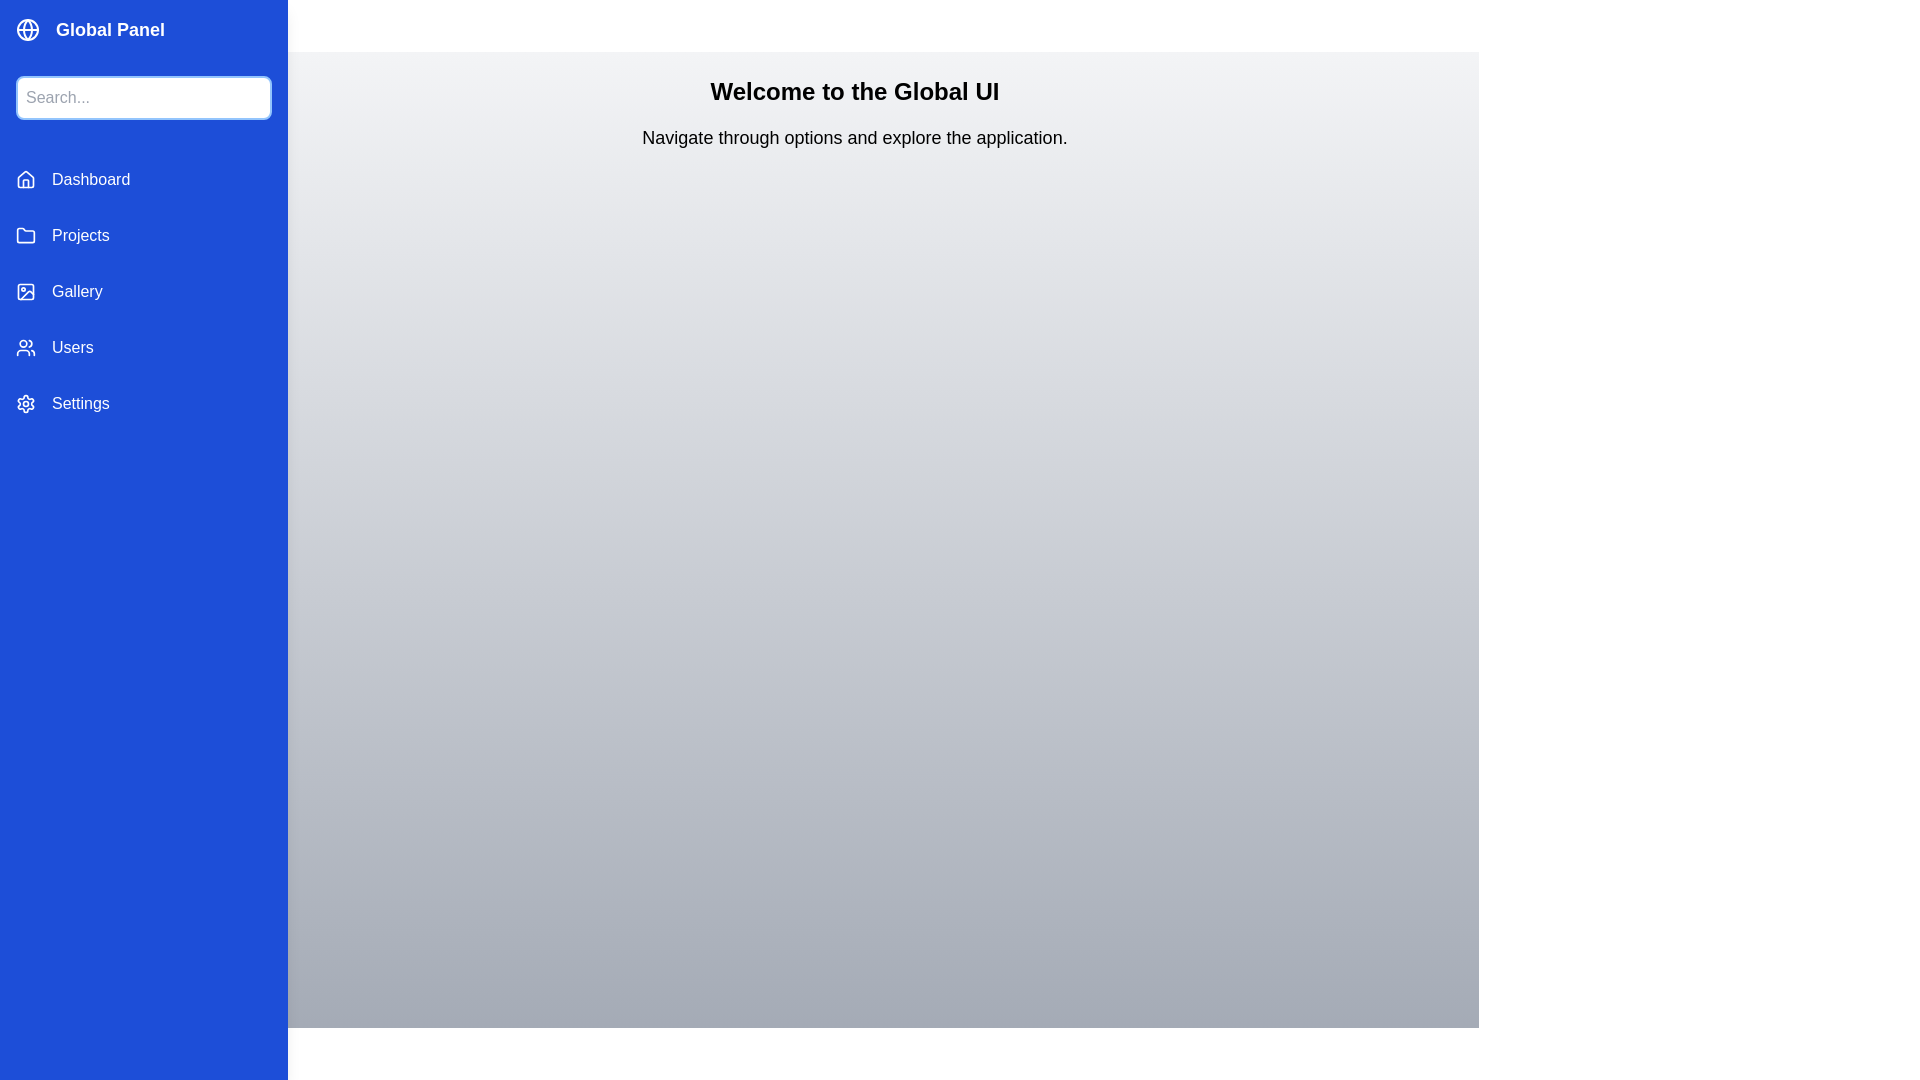 The image size is (1920, 1080). Describe the element at coordinates (143, 346) in the screenshot. I see `the navigation item labeled Users to switch to its corresponding view` at that location.